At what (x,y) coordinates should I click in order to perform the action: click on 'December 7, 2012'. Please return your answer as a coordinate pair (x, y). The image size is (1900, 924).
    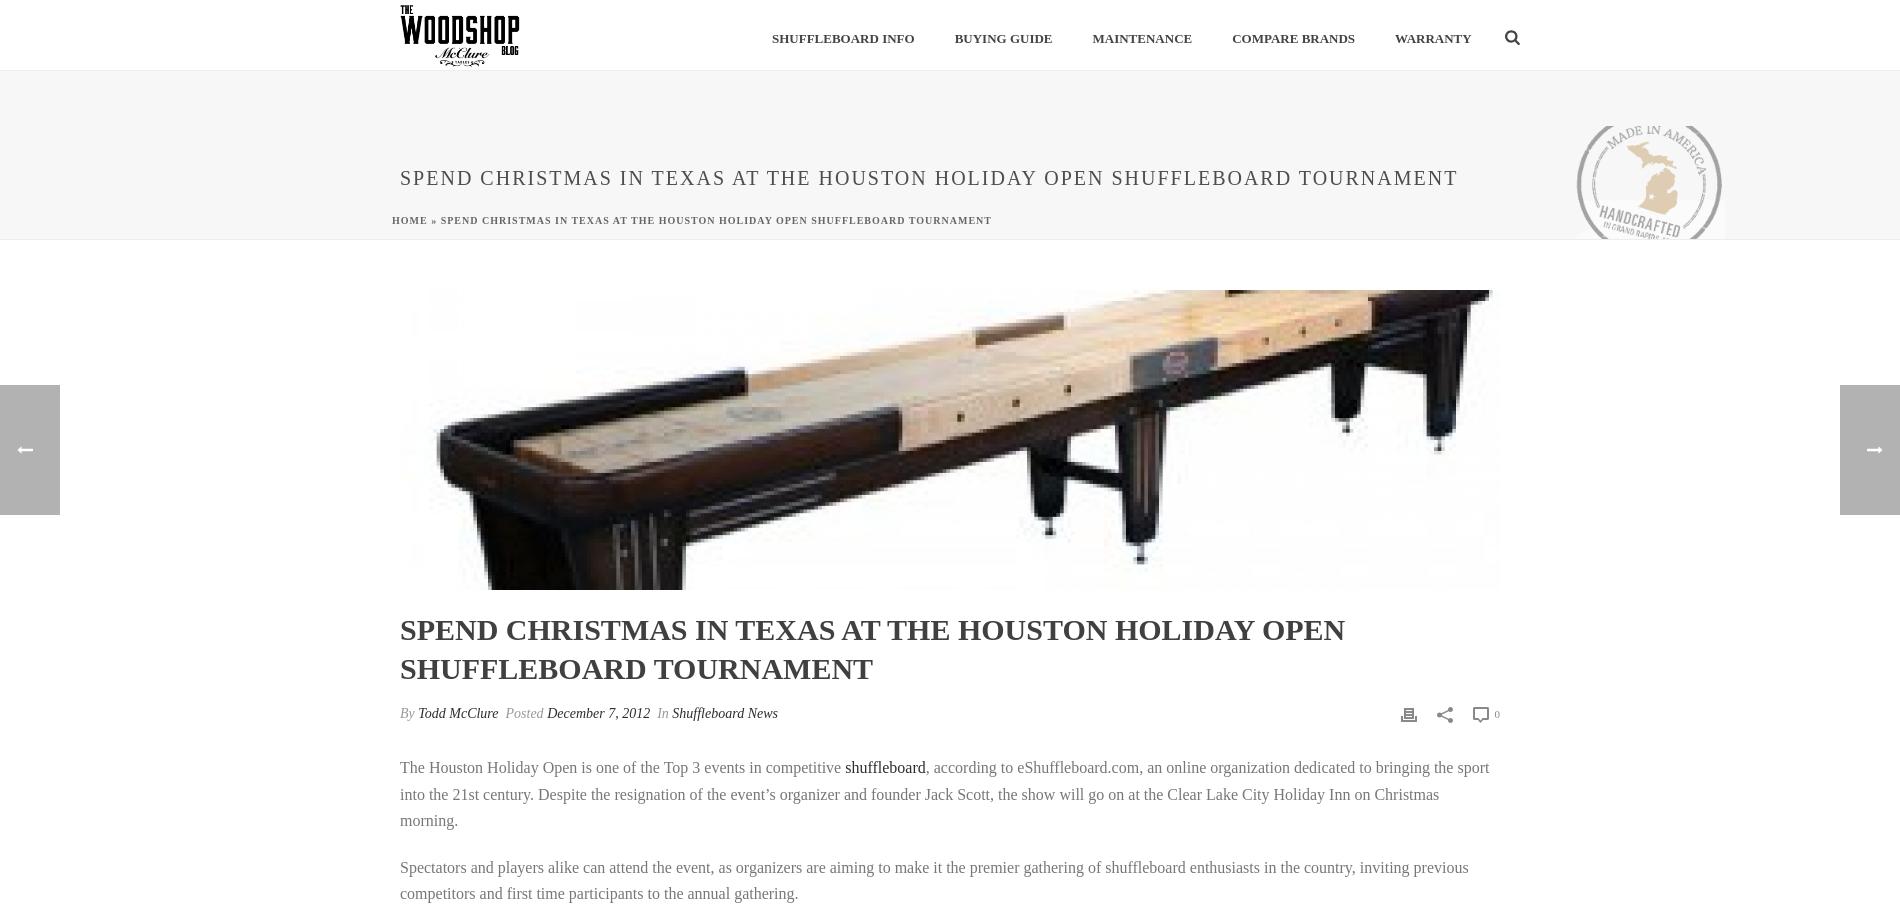
    Looking at the image, I should click on (598, 713).